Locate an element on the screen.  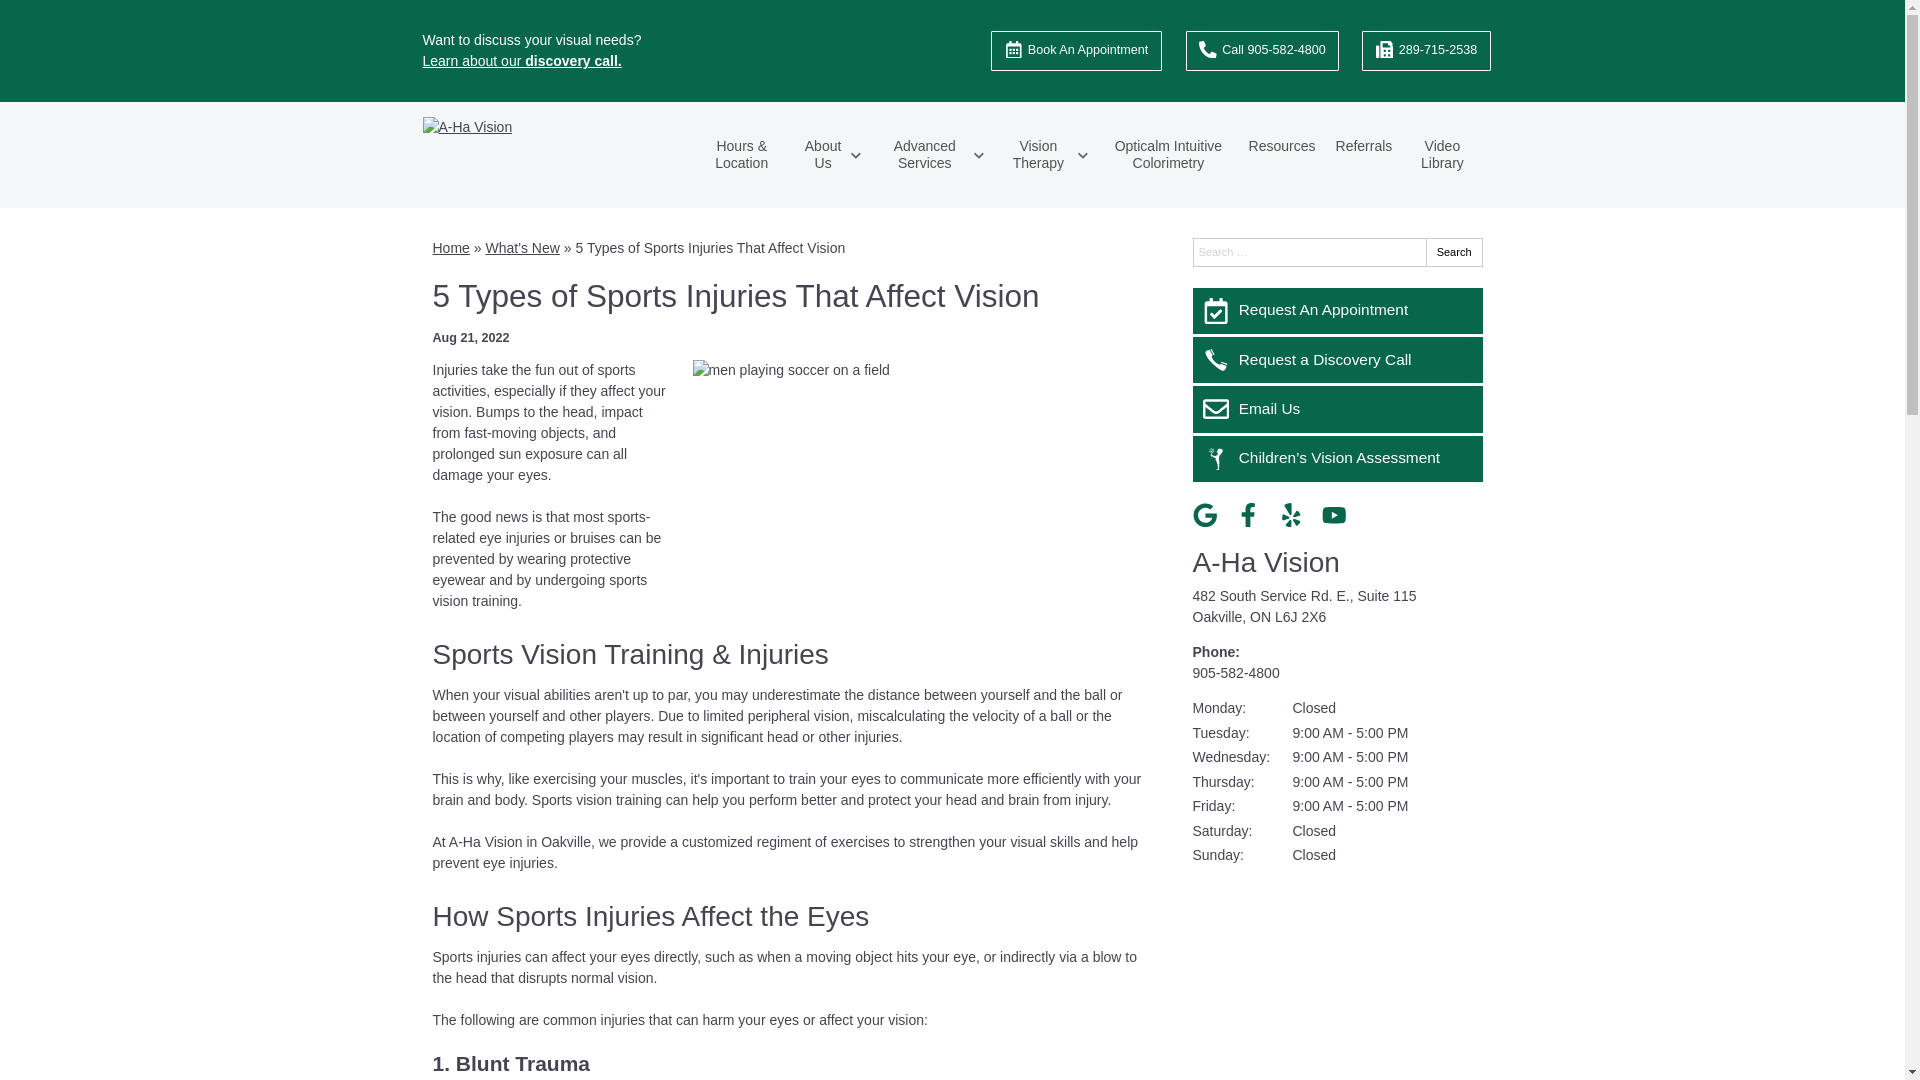
'Request a Discovery Call' is located at coordinates (1337, 358).